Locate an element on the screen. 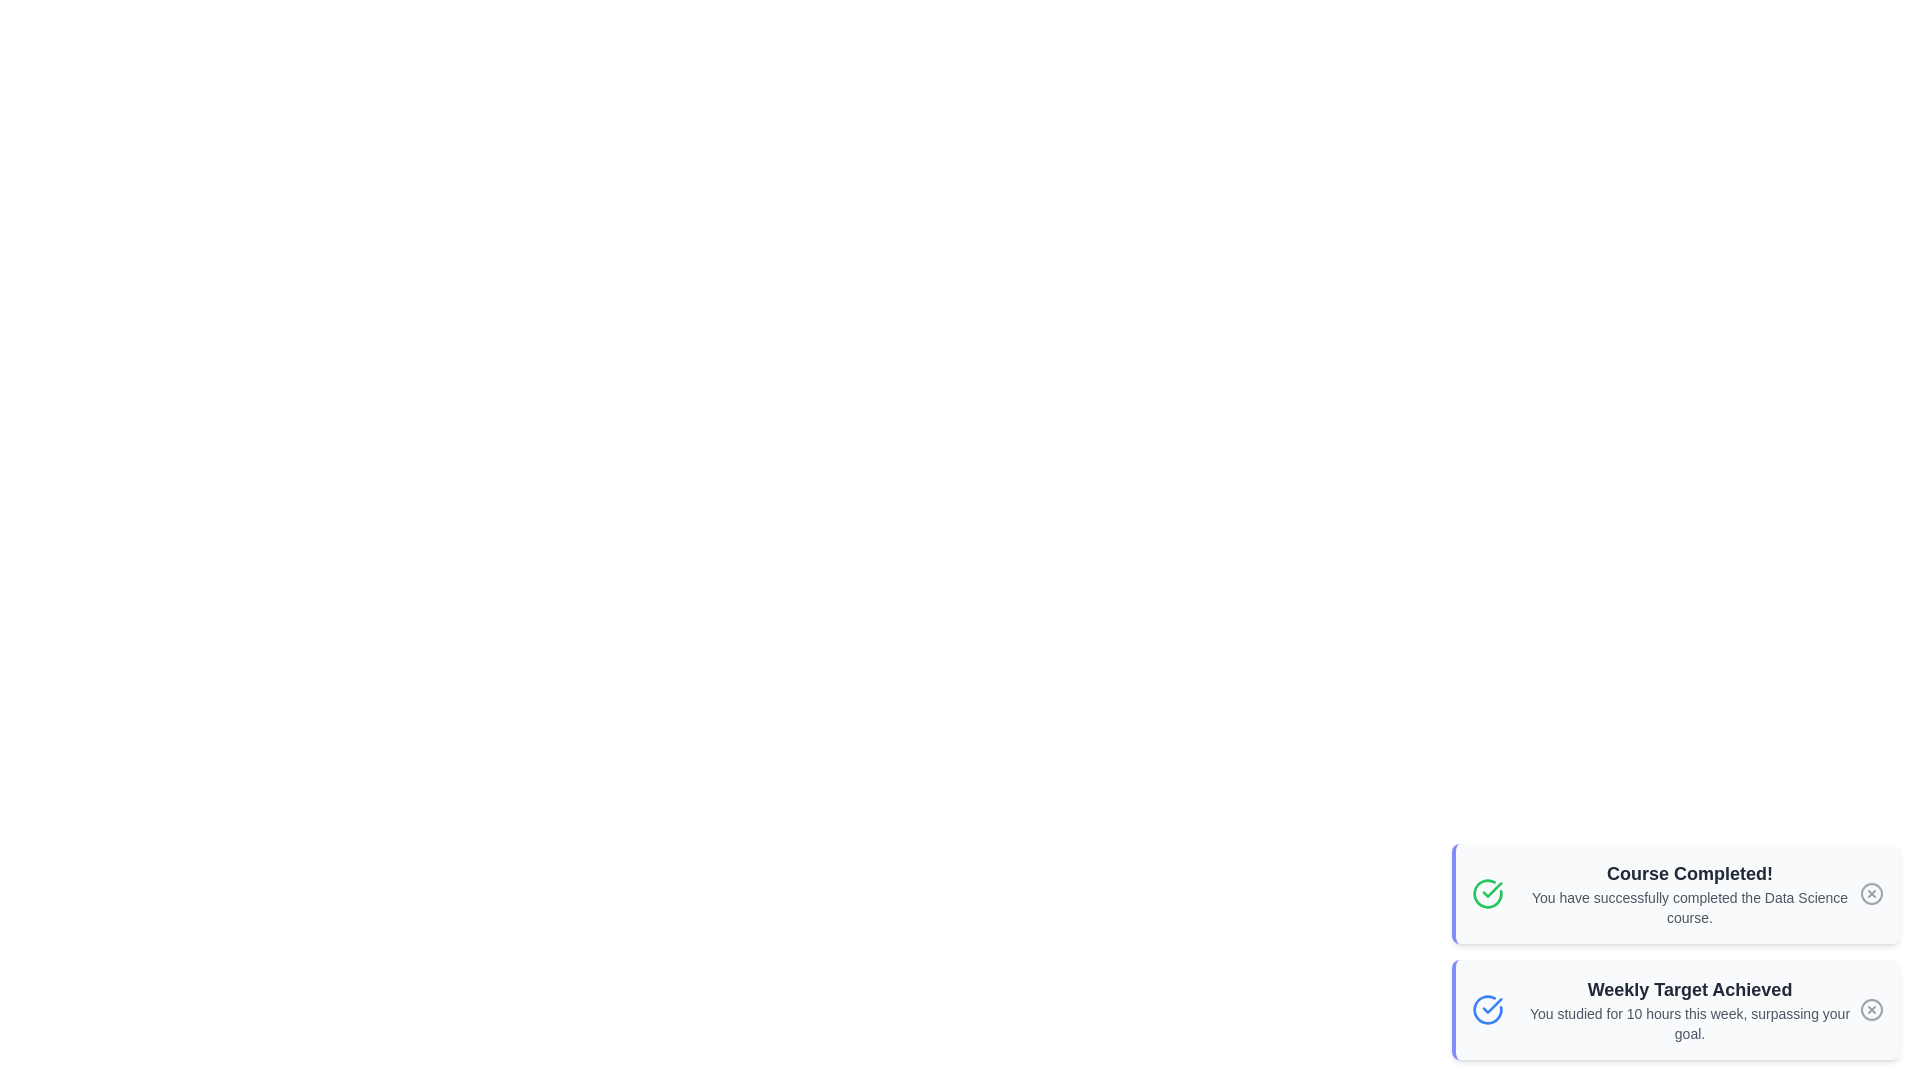 The width and height of the screenshot is (1920, 1080). the notification titled 'Course Completed!' to read its details is located at coordinates (1675, 893).